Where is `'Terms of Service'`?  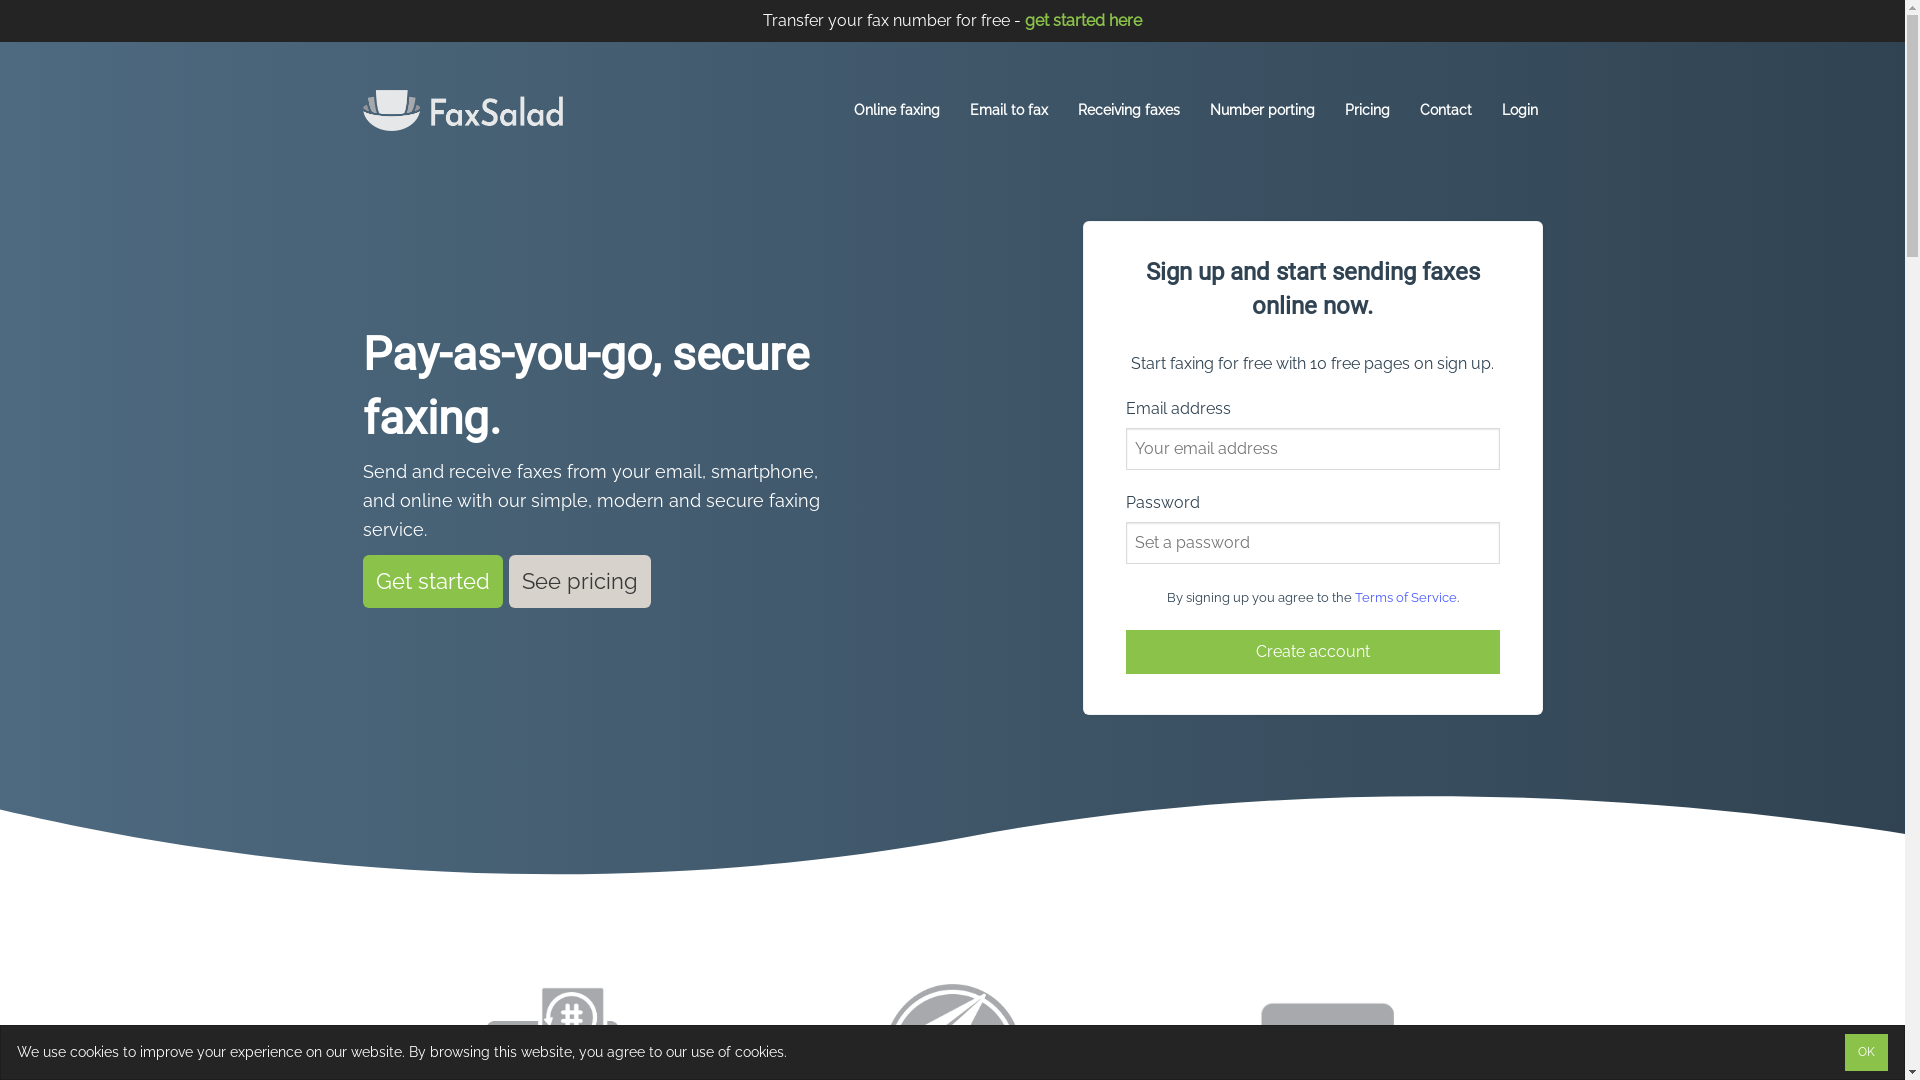 'Terms of Service' is located at coordinates (1404, 596).